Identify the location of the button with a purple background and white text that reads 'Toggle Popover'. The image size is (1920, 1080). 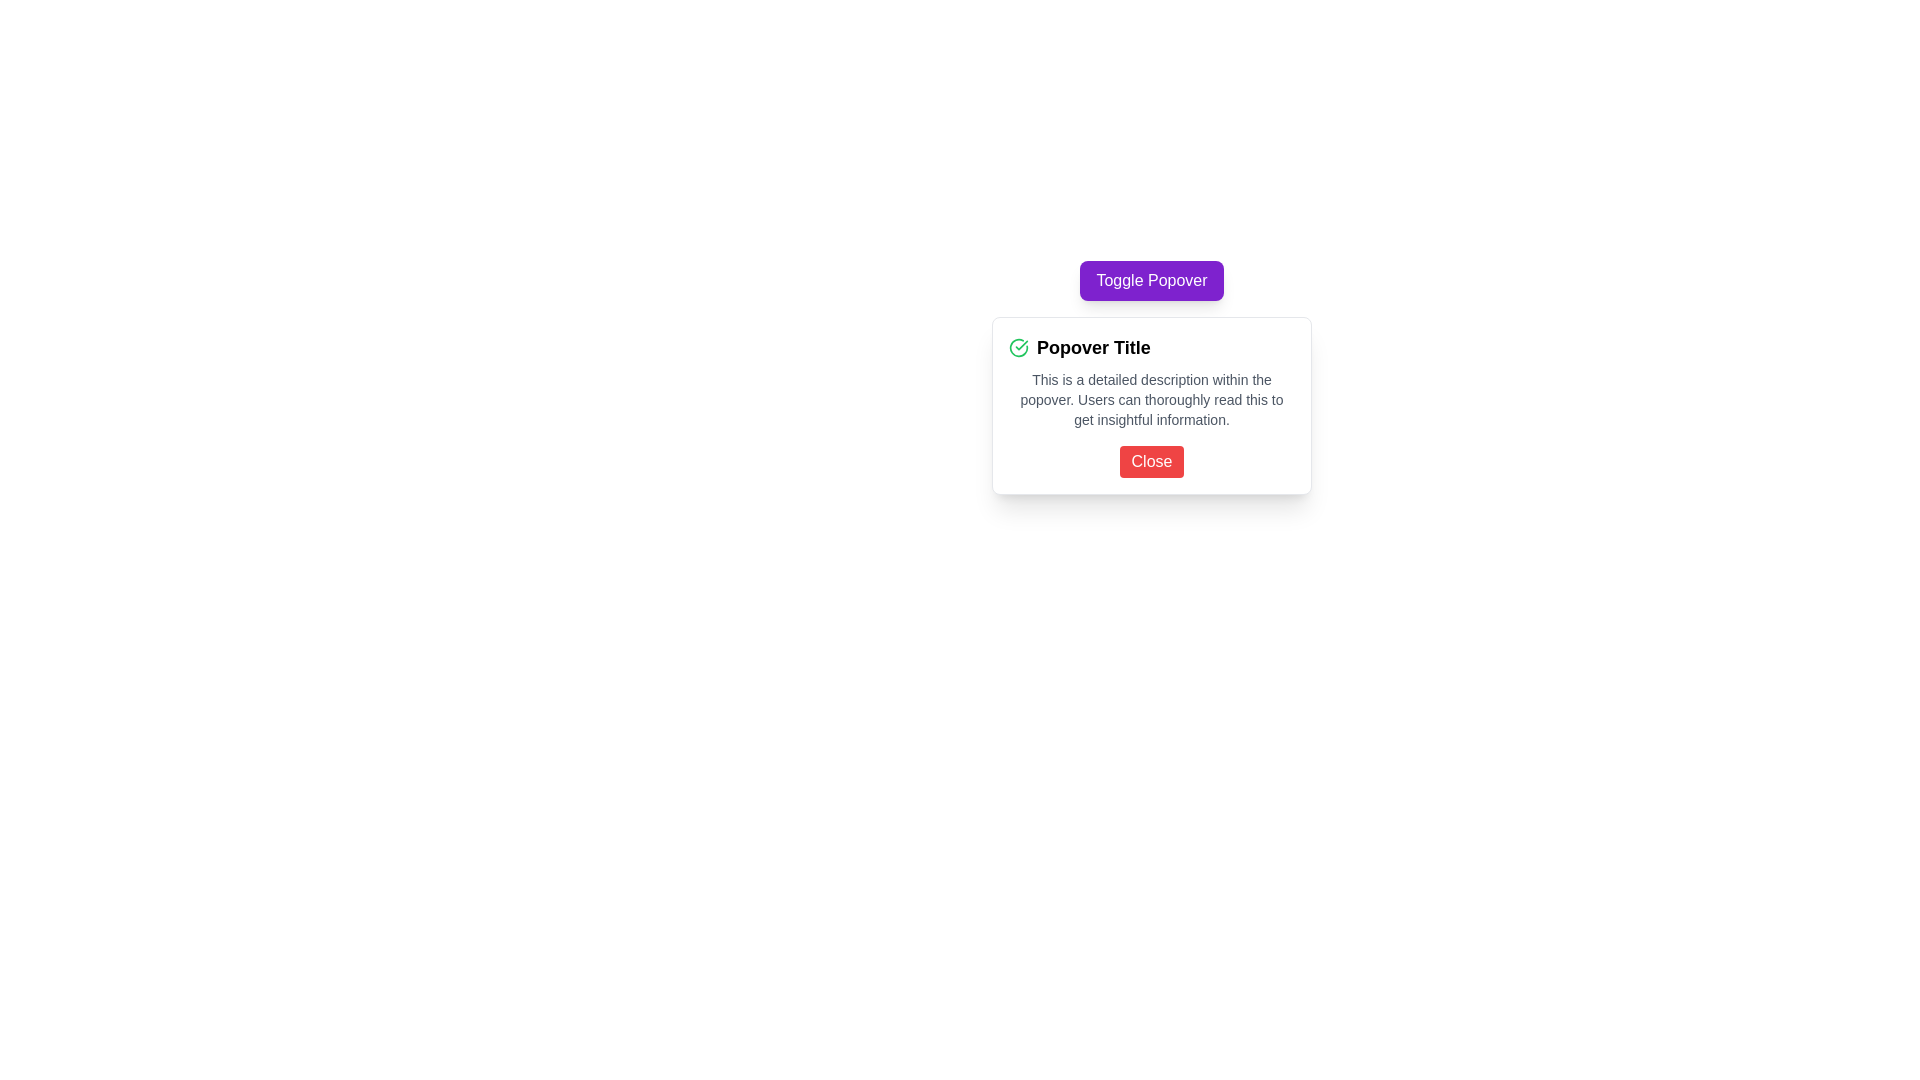
(1152, 289).